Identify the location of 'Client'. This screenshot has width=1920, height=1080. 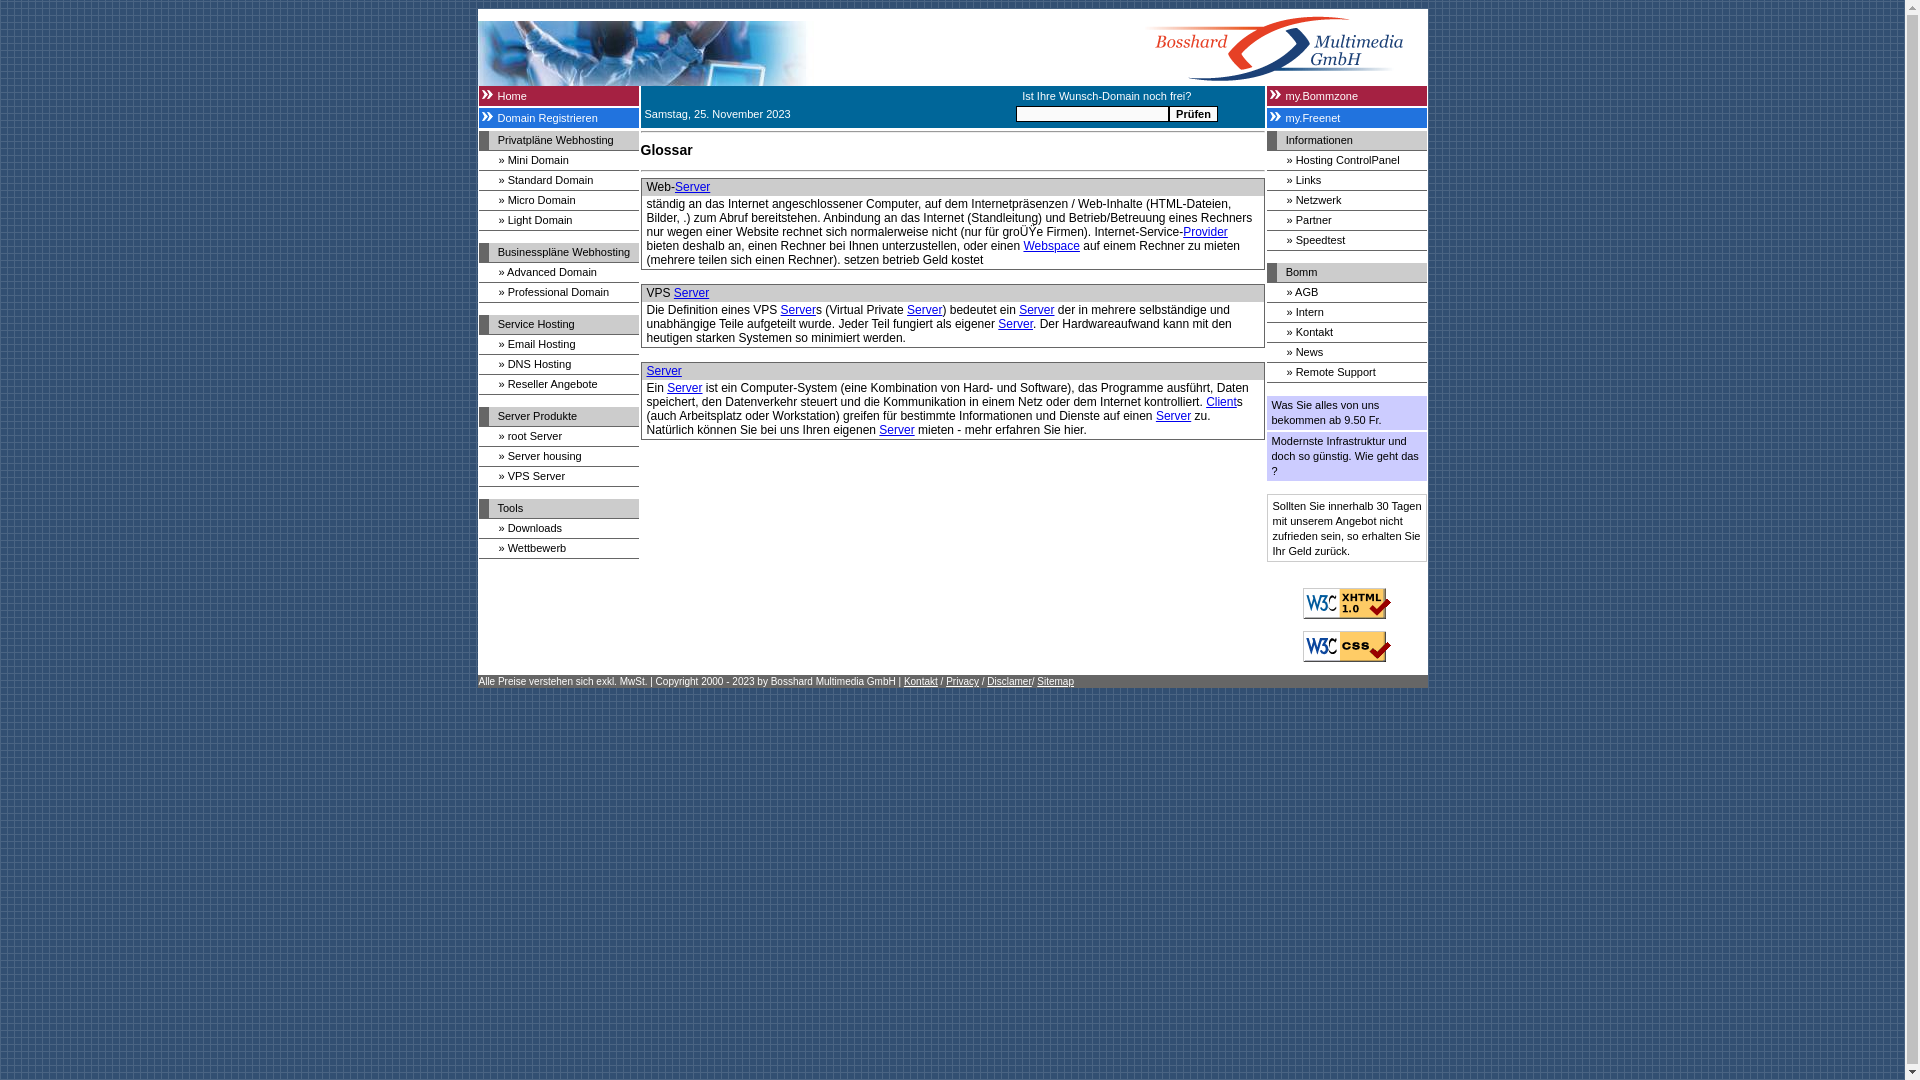
(1220, 401).